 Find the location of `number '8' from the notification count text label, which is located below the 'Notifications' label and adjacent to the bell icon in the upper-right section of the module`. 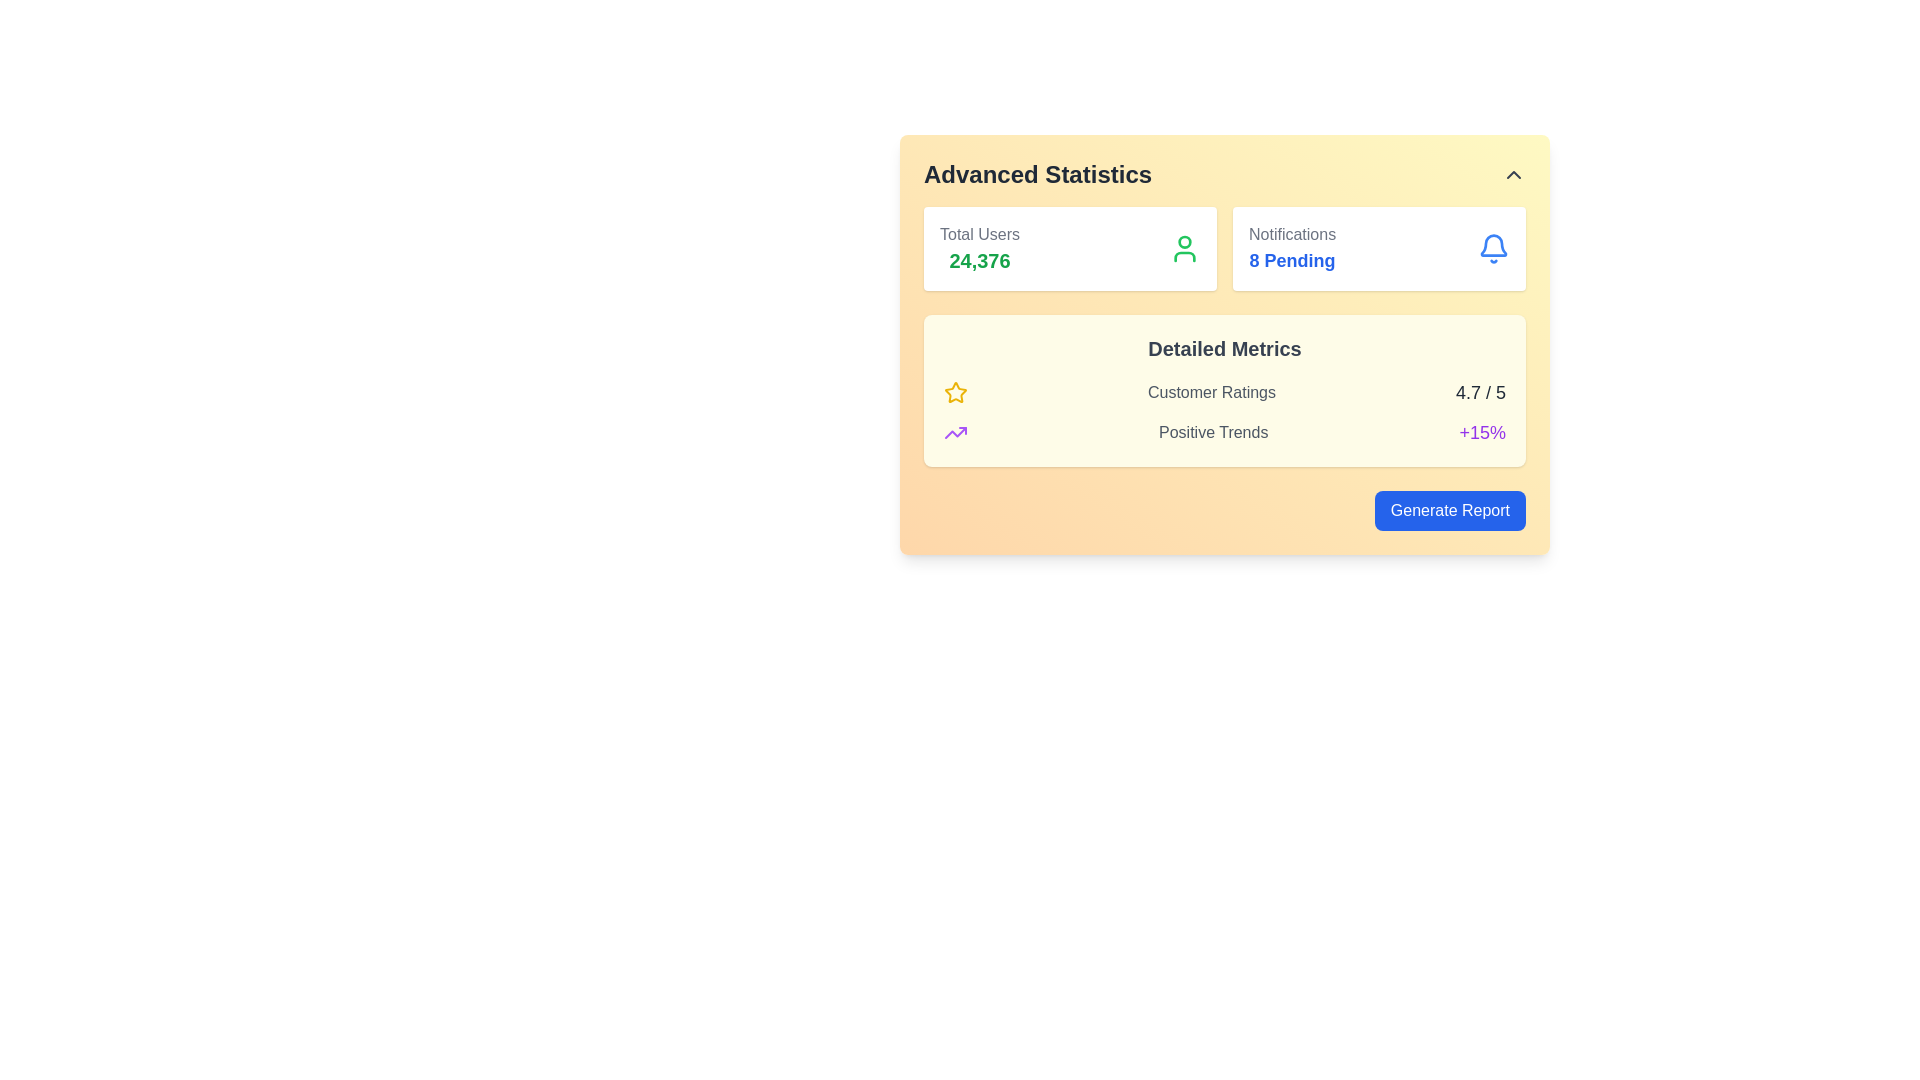

number '8' from the notification count text label, which is located below the 'Notifications' label and adjacent to the bell icon in the upper-right section of the module is located at coordinates (1292, 260).